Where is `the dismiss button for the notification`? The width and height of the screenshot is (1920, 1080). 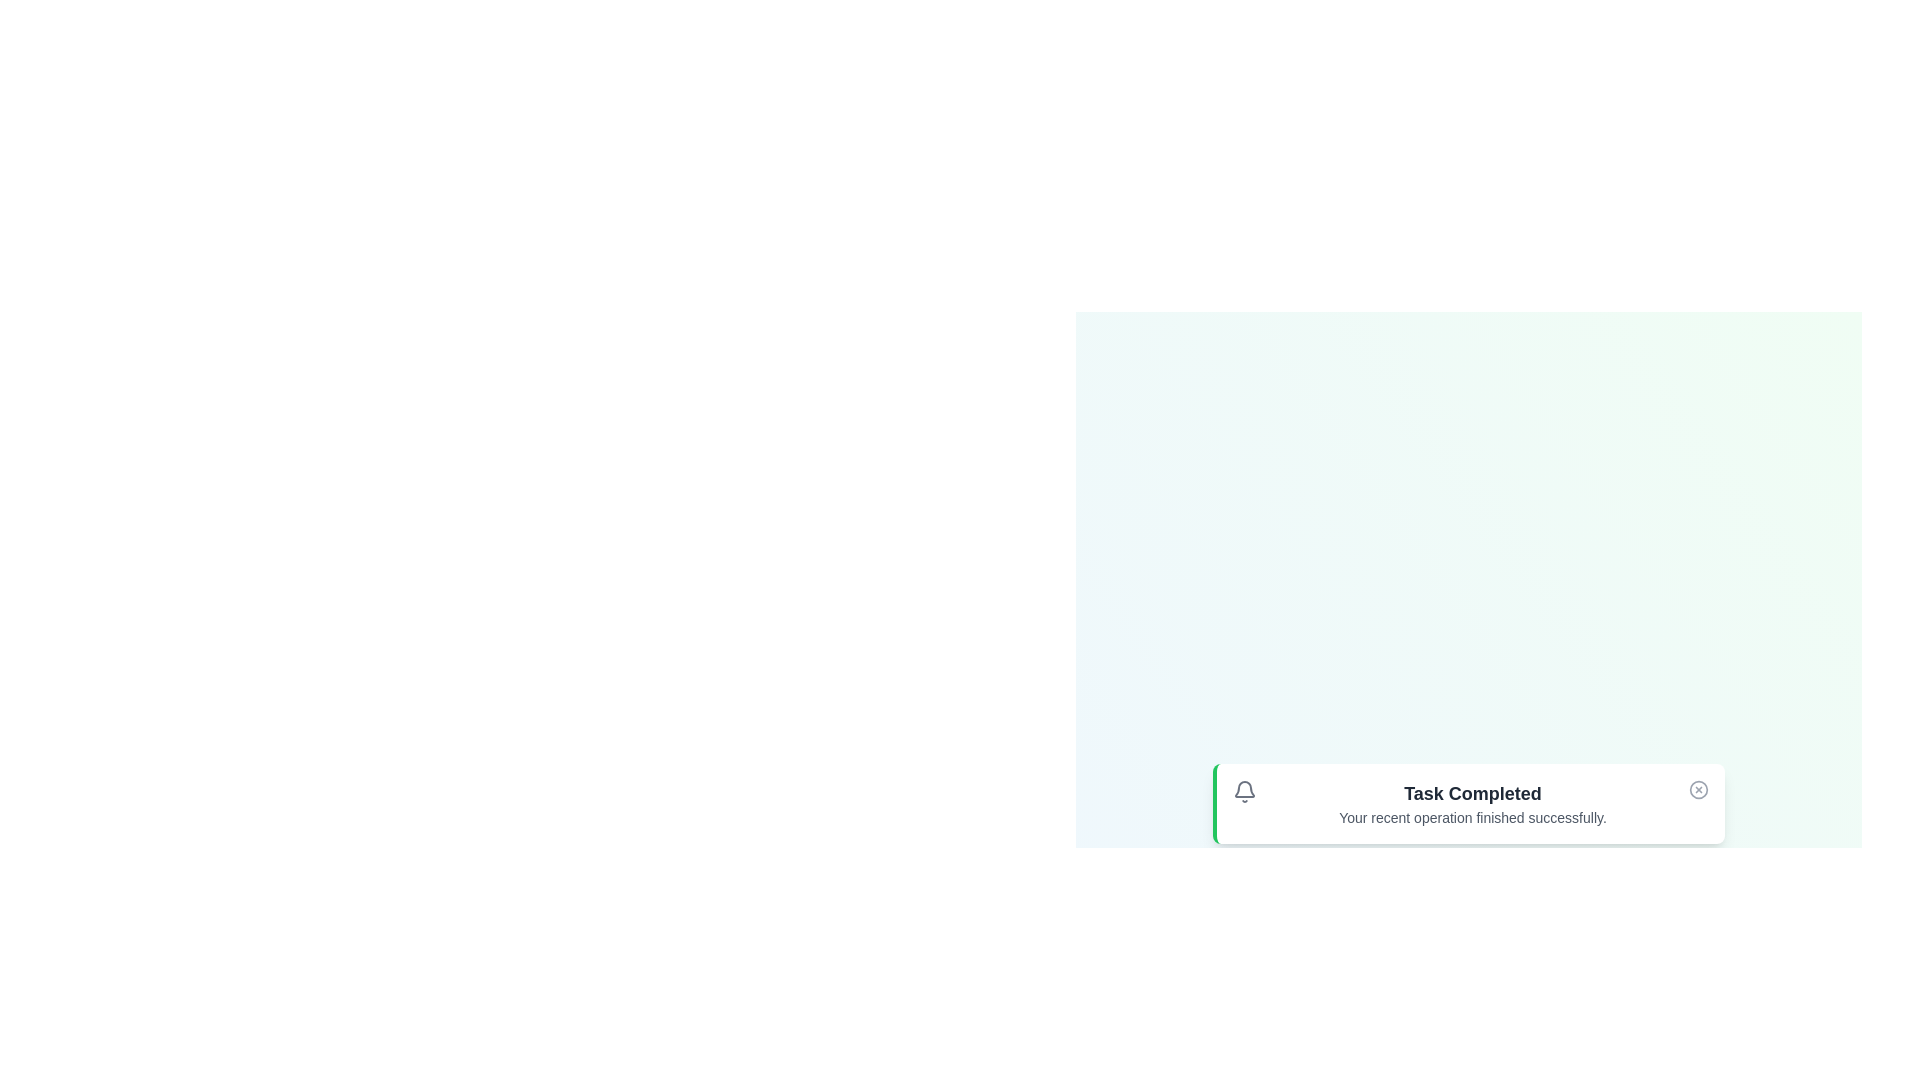
the dismiss button for the notification is located at coordinates (1698, 789).